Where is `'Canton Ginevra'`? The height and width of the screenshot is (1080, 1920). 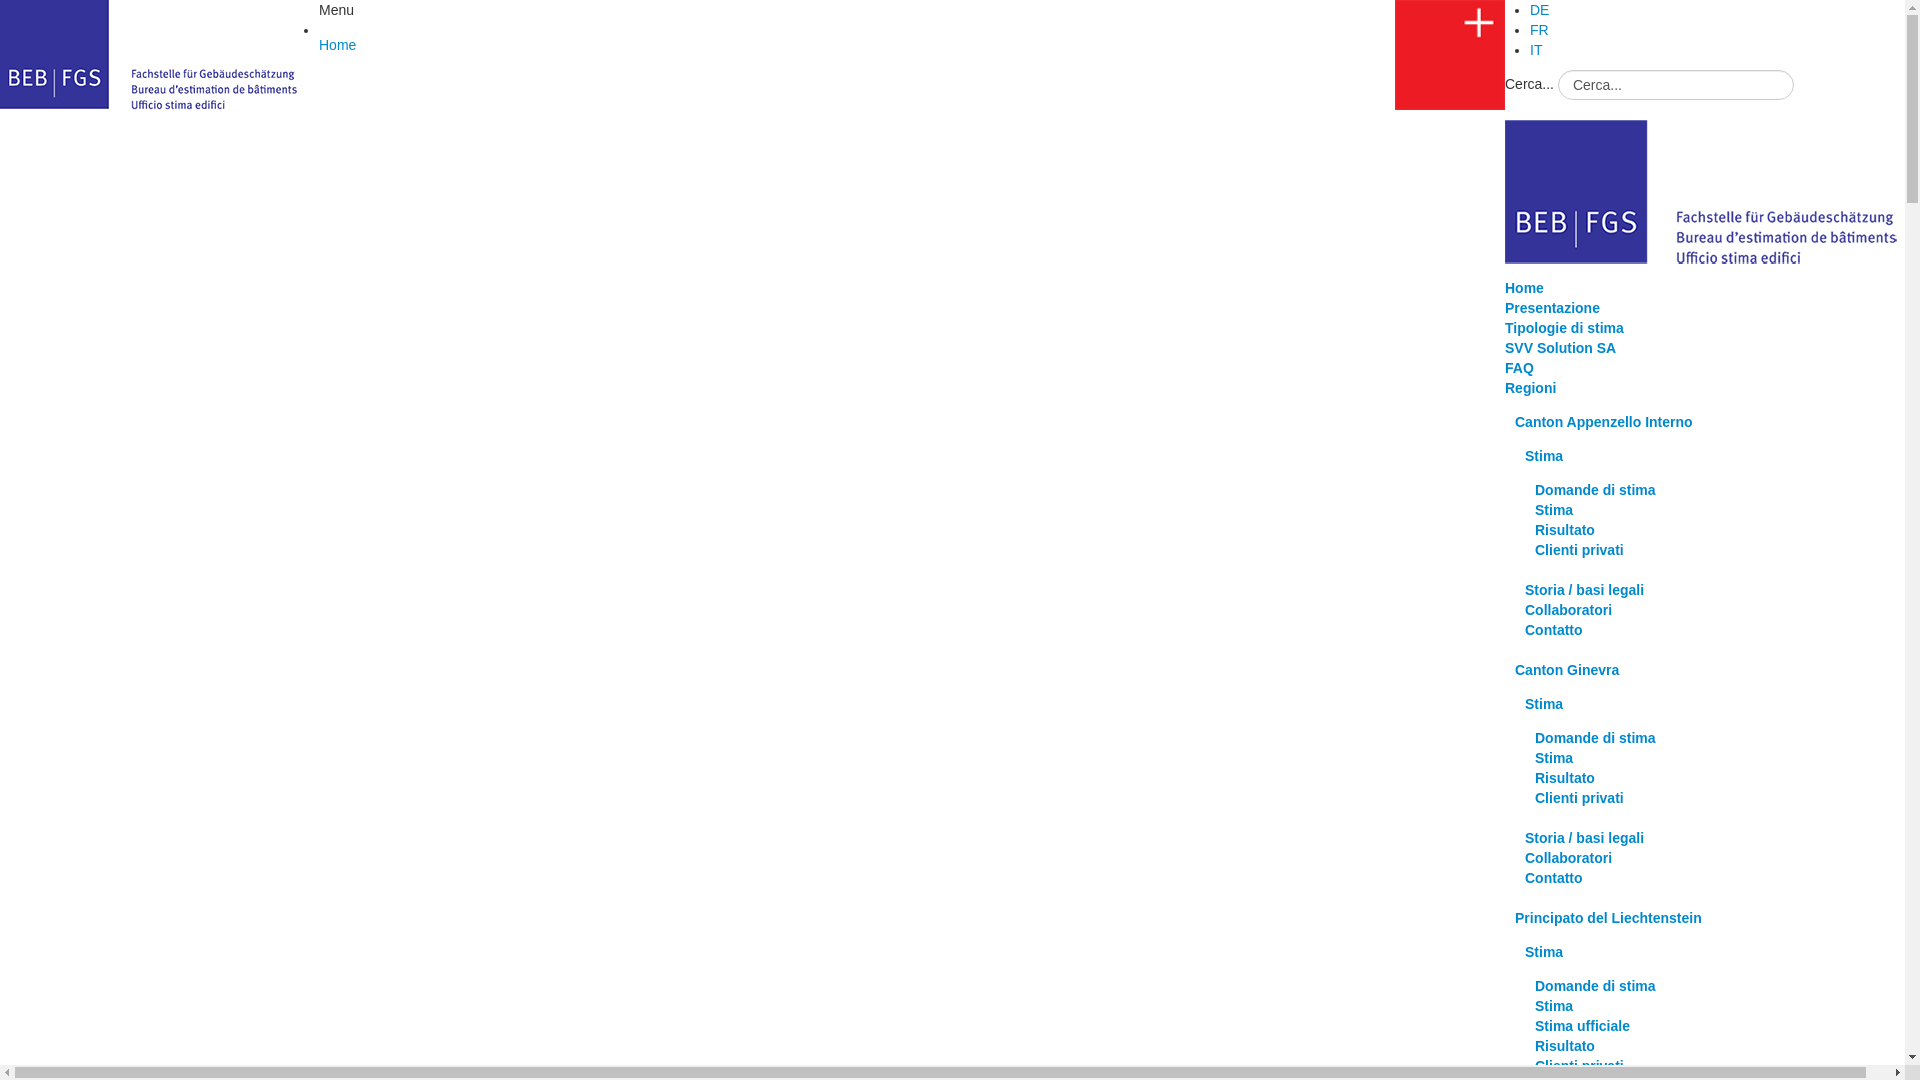 'Canton Ginevra' is located at coordinates (1515, 670).